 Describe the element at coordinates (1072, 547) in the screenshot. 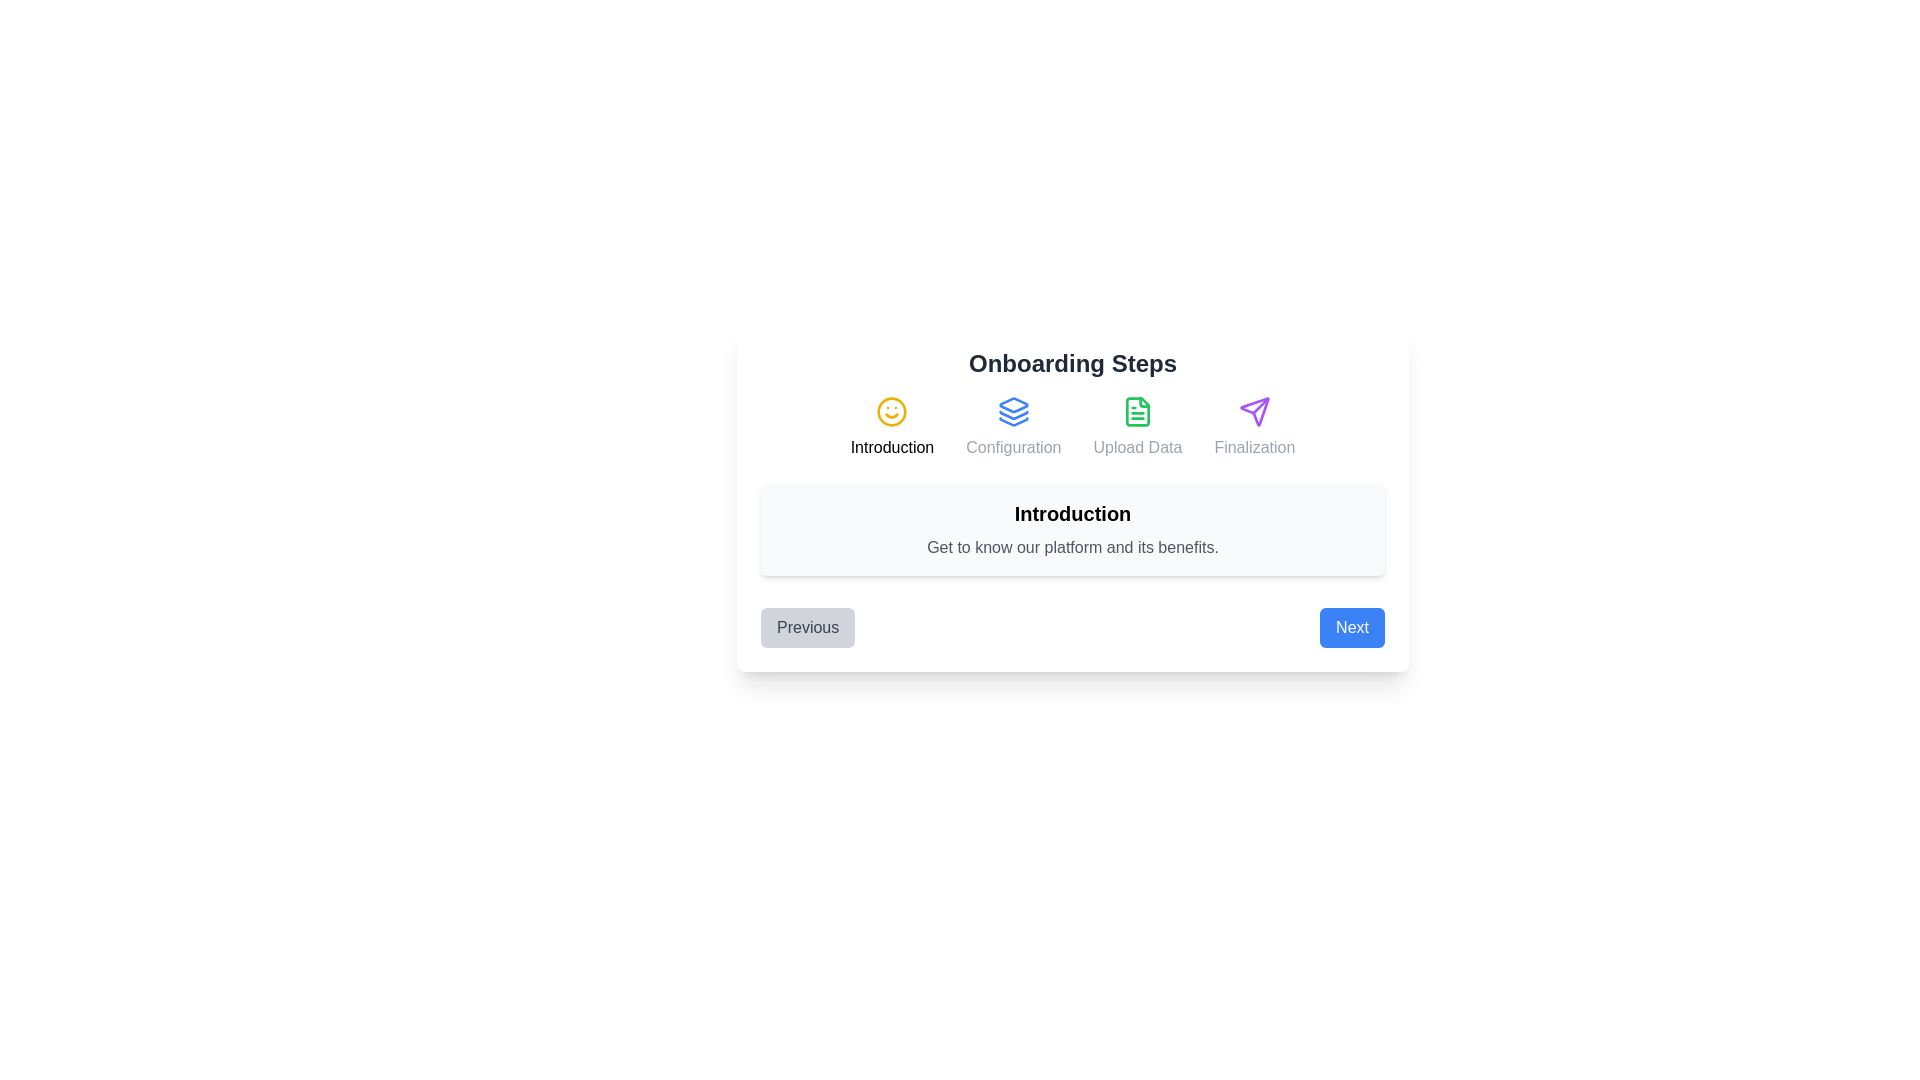

I see `the text line reading 'Get to know our platform and its benefits.' which is styled in light gray and located under the title 'Introduction'` at that location.